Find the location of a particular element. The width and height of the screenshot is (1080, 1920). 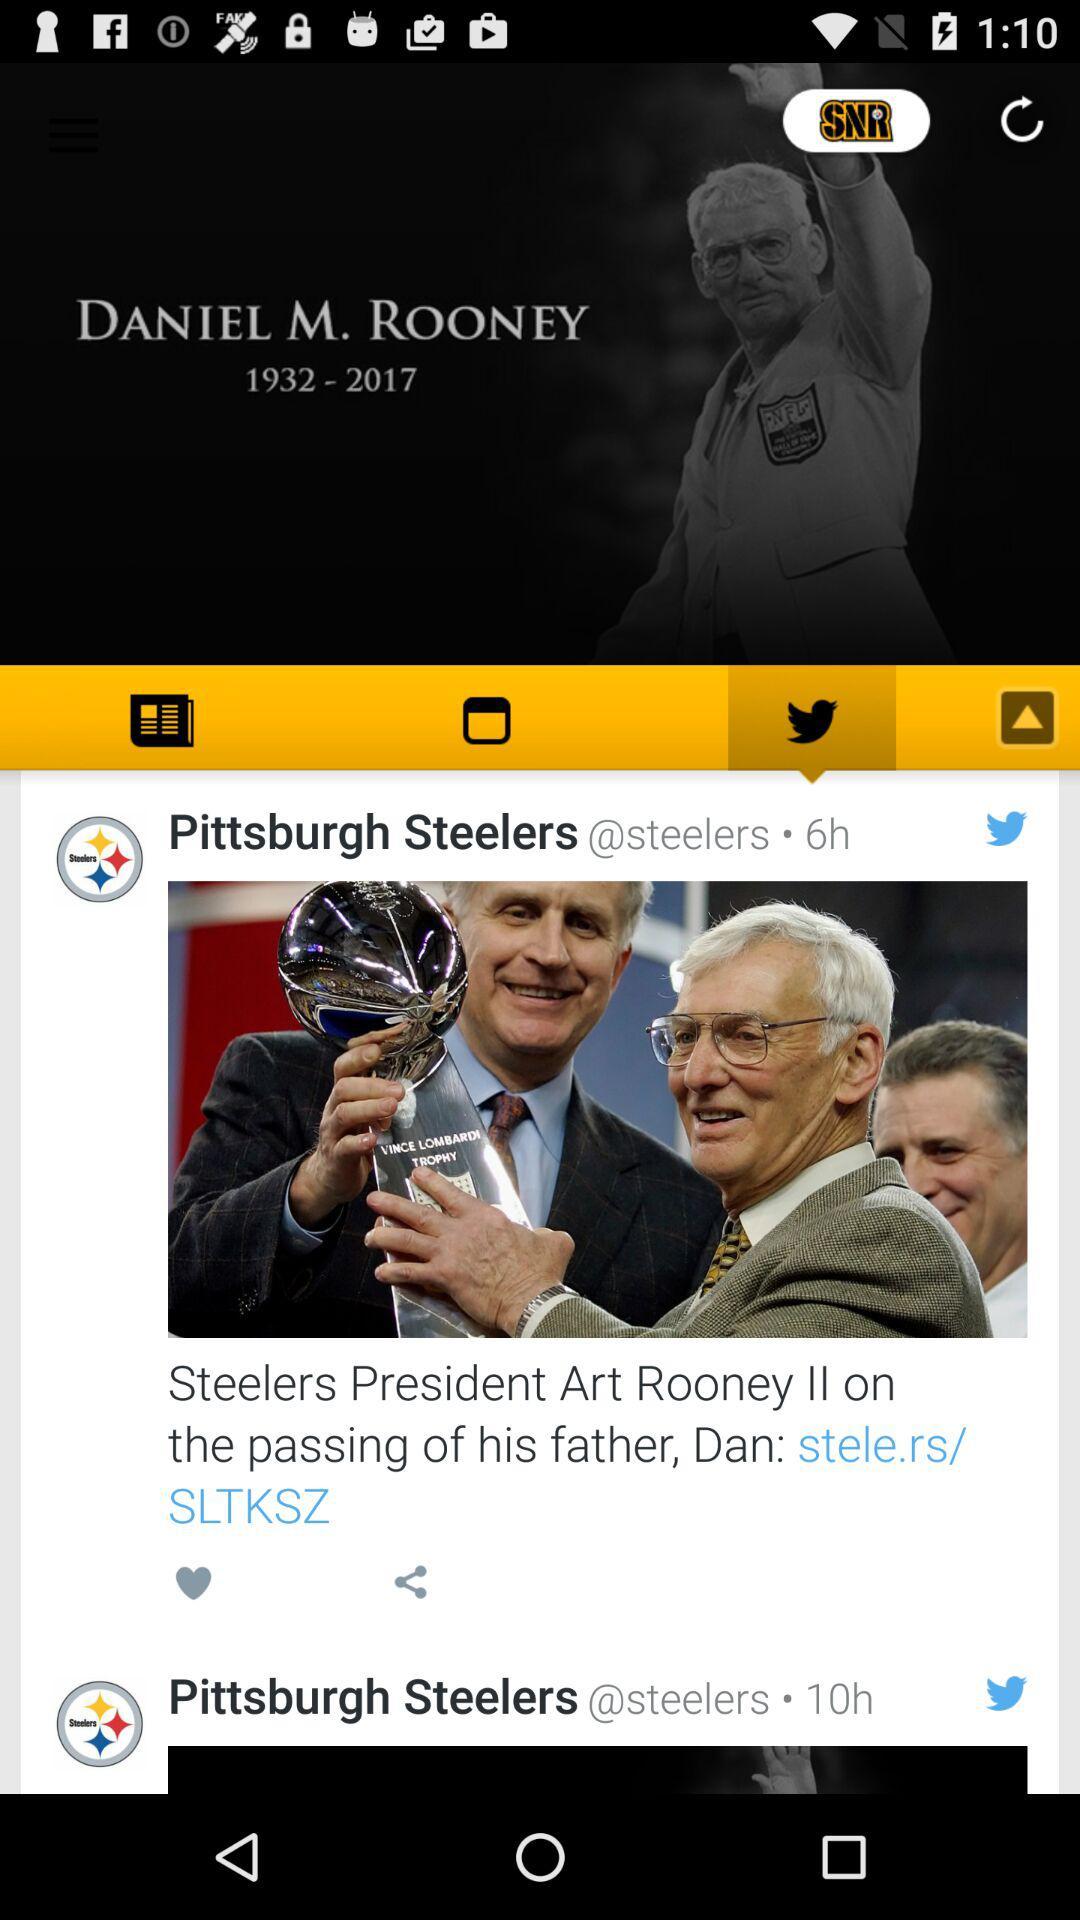

steelers president art item is located at coordinates (596, 1443).